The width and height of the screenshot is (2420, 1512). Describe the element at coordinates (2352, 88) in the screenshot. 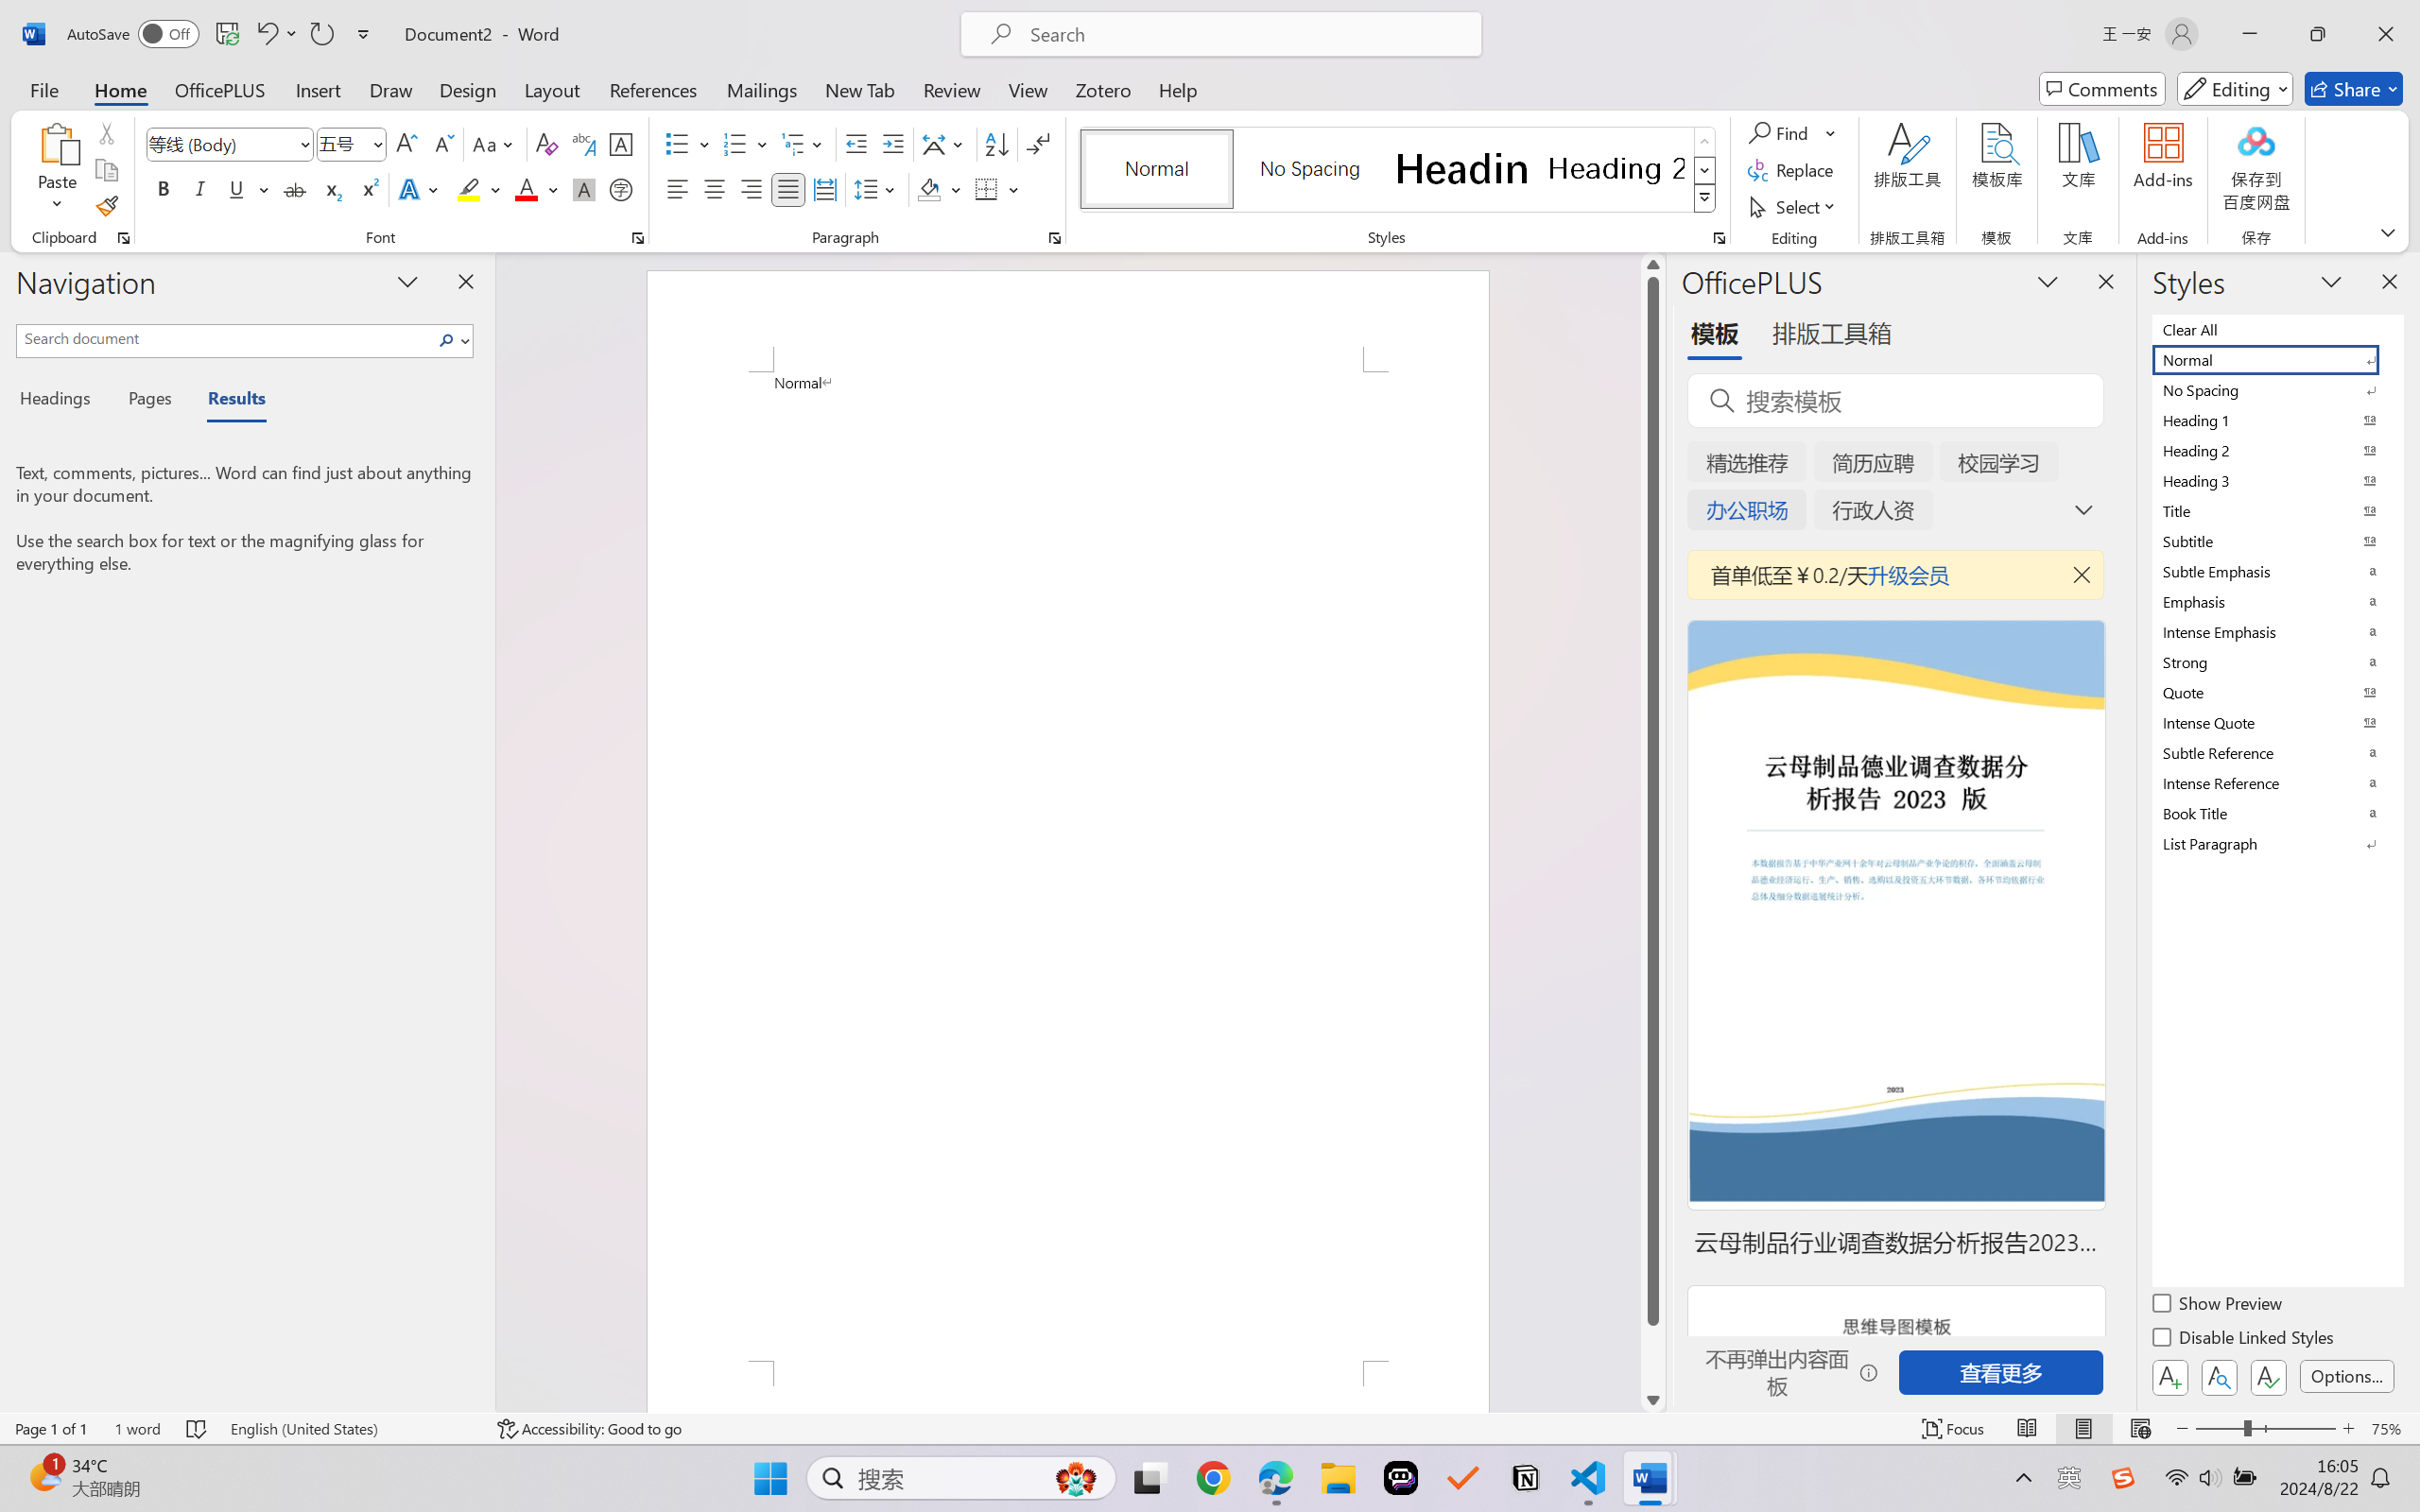

I see `'Share'` at that location.